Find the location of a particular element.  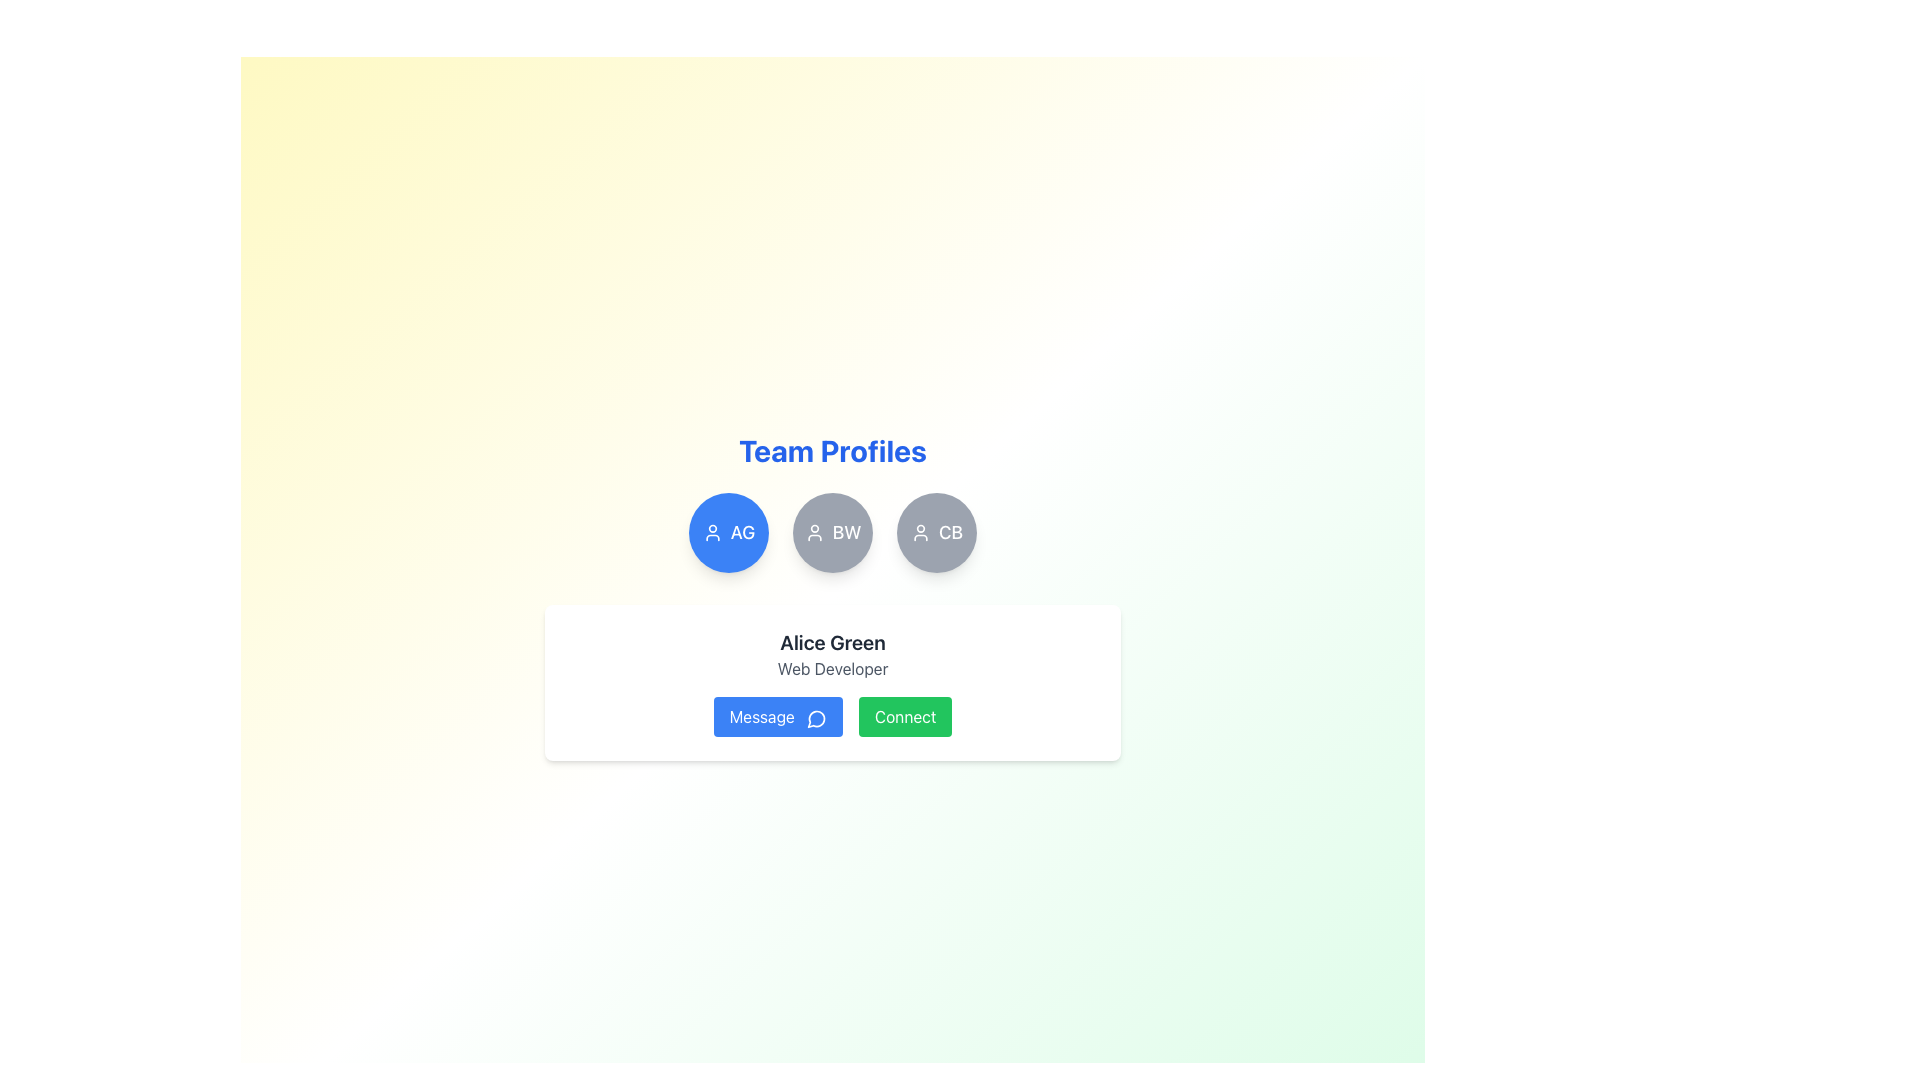

the 'Message' button with a royal blue background and white text is located at coordinates (777, 716).